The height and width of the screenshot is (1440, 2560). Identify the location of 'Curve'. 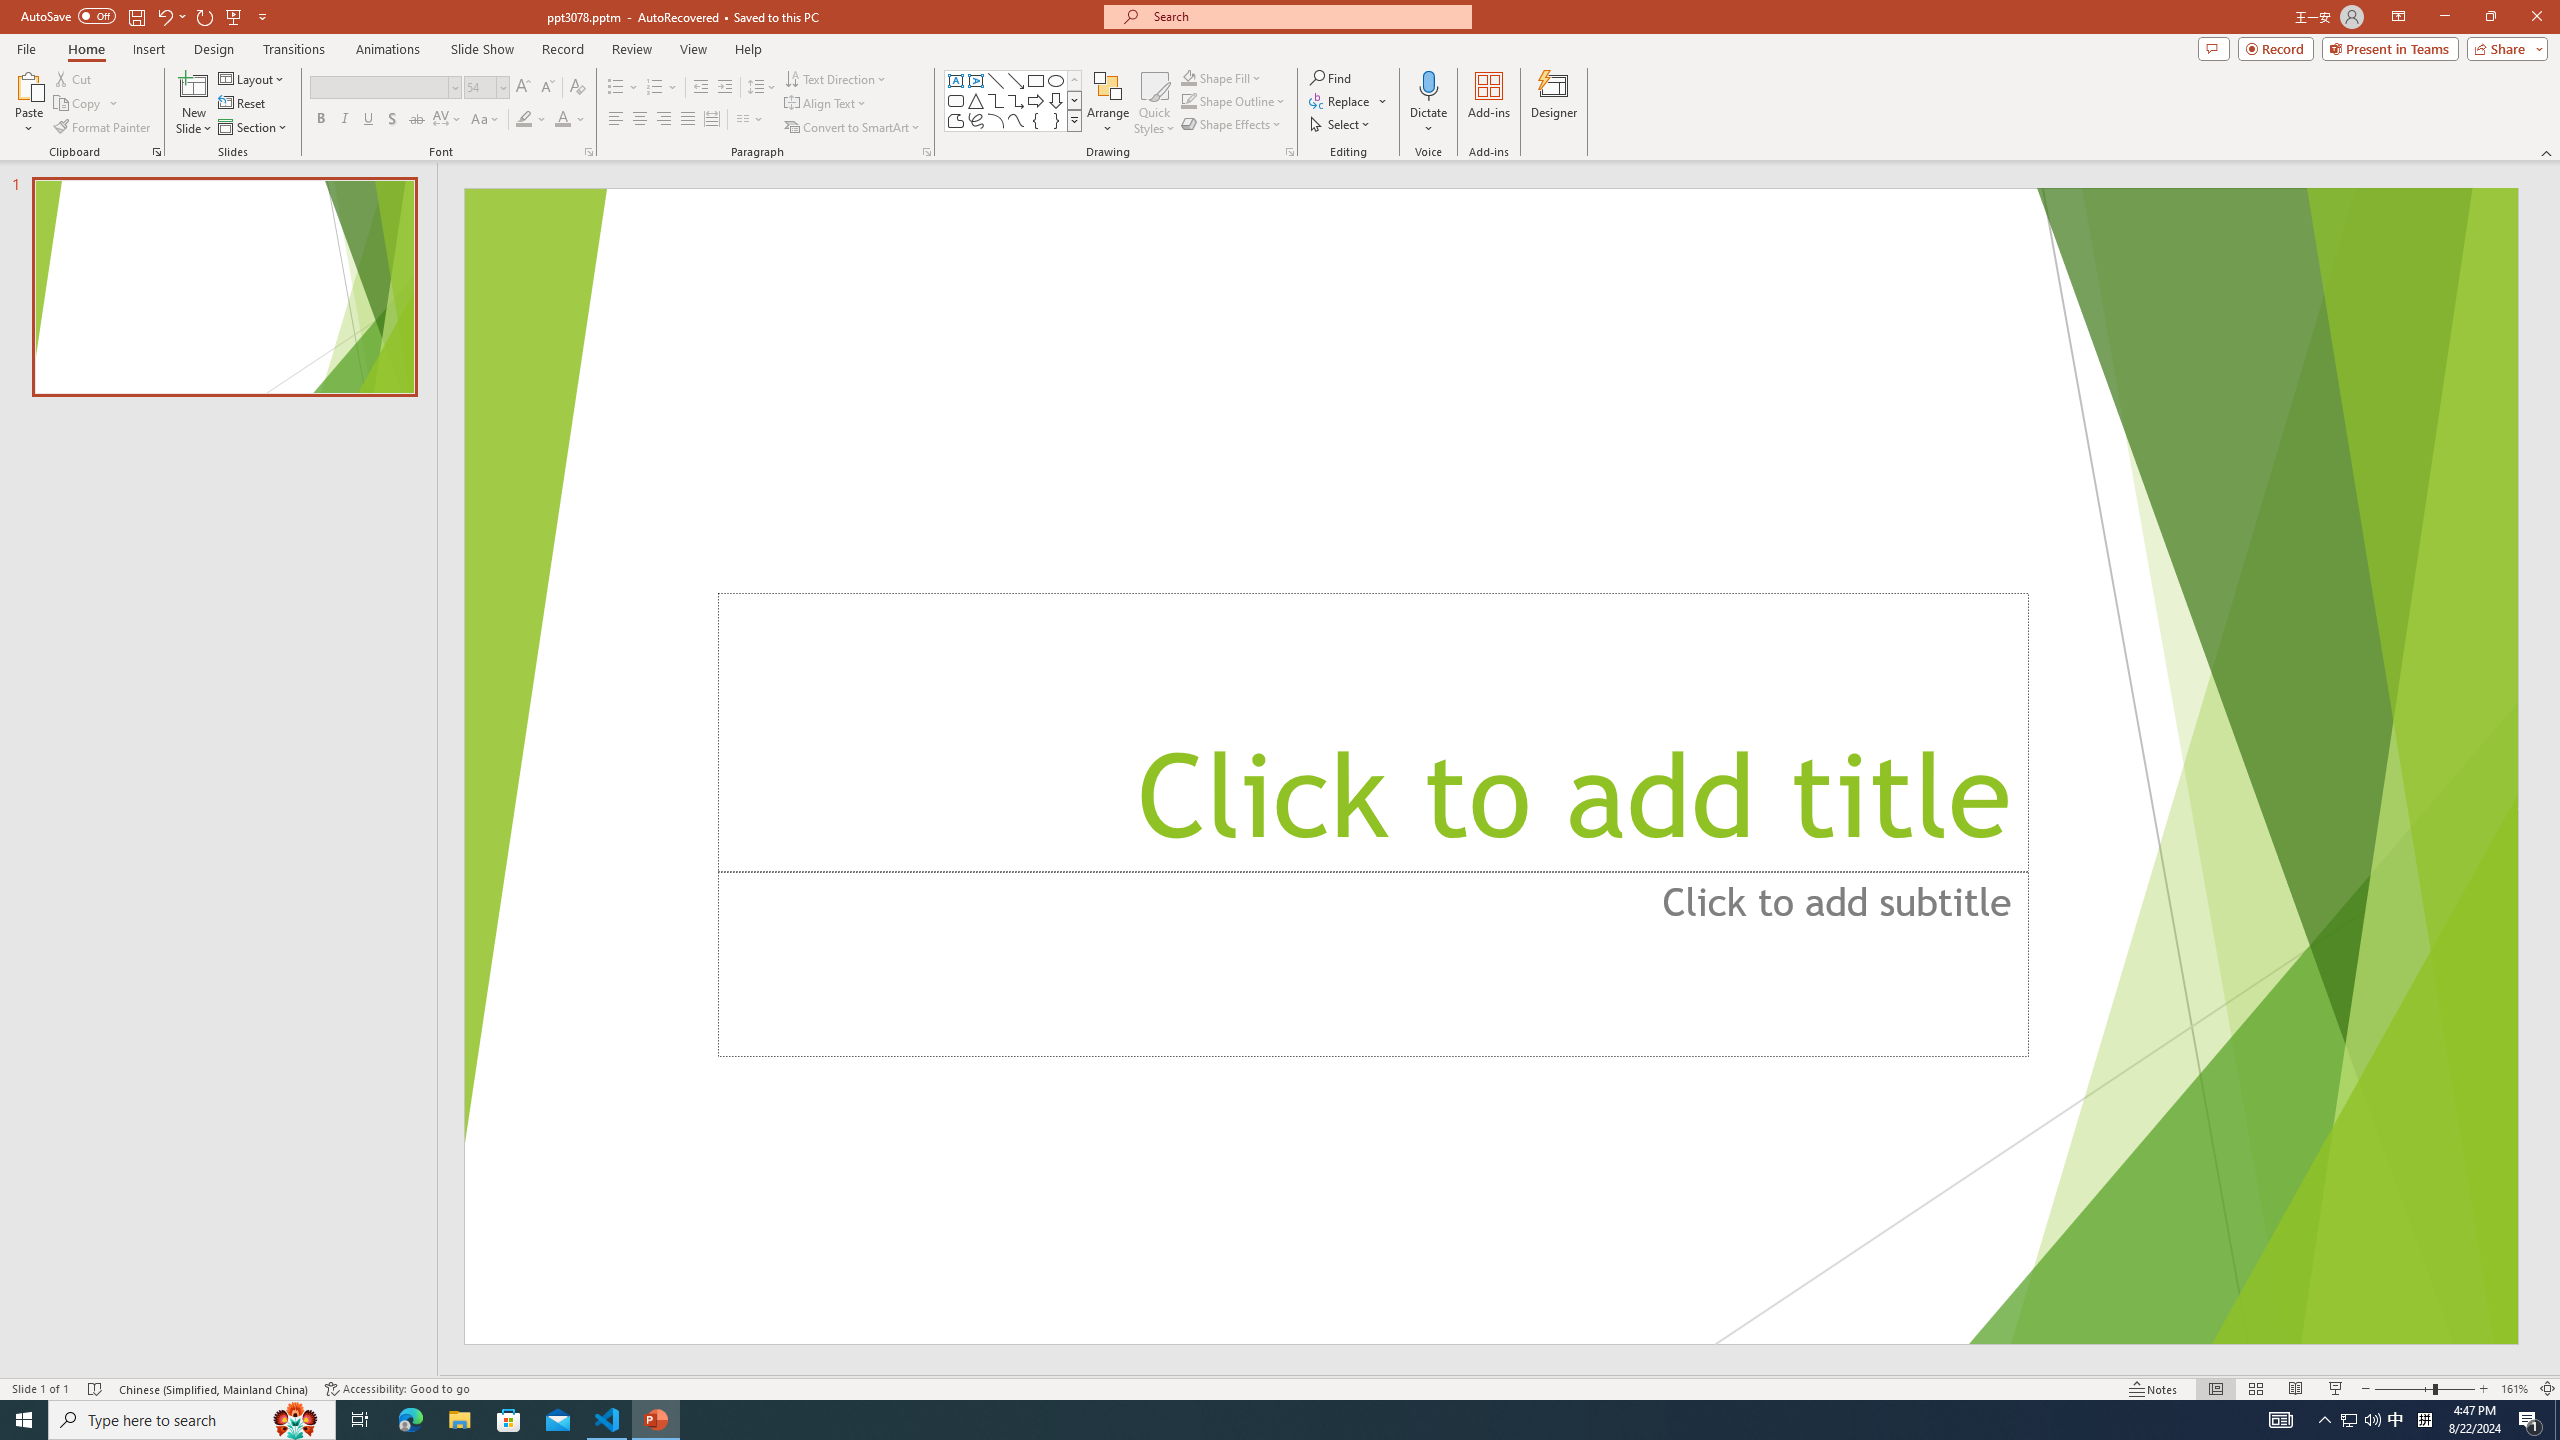
(1015, 119).